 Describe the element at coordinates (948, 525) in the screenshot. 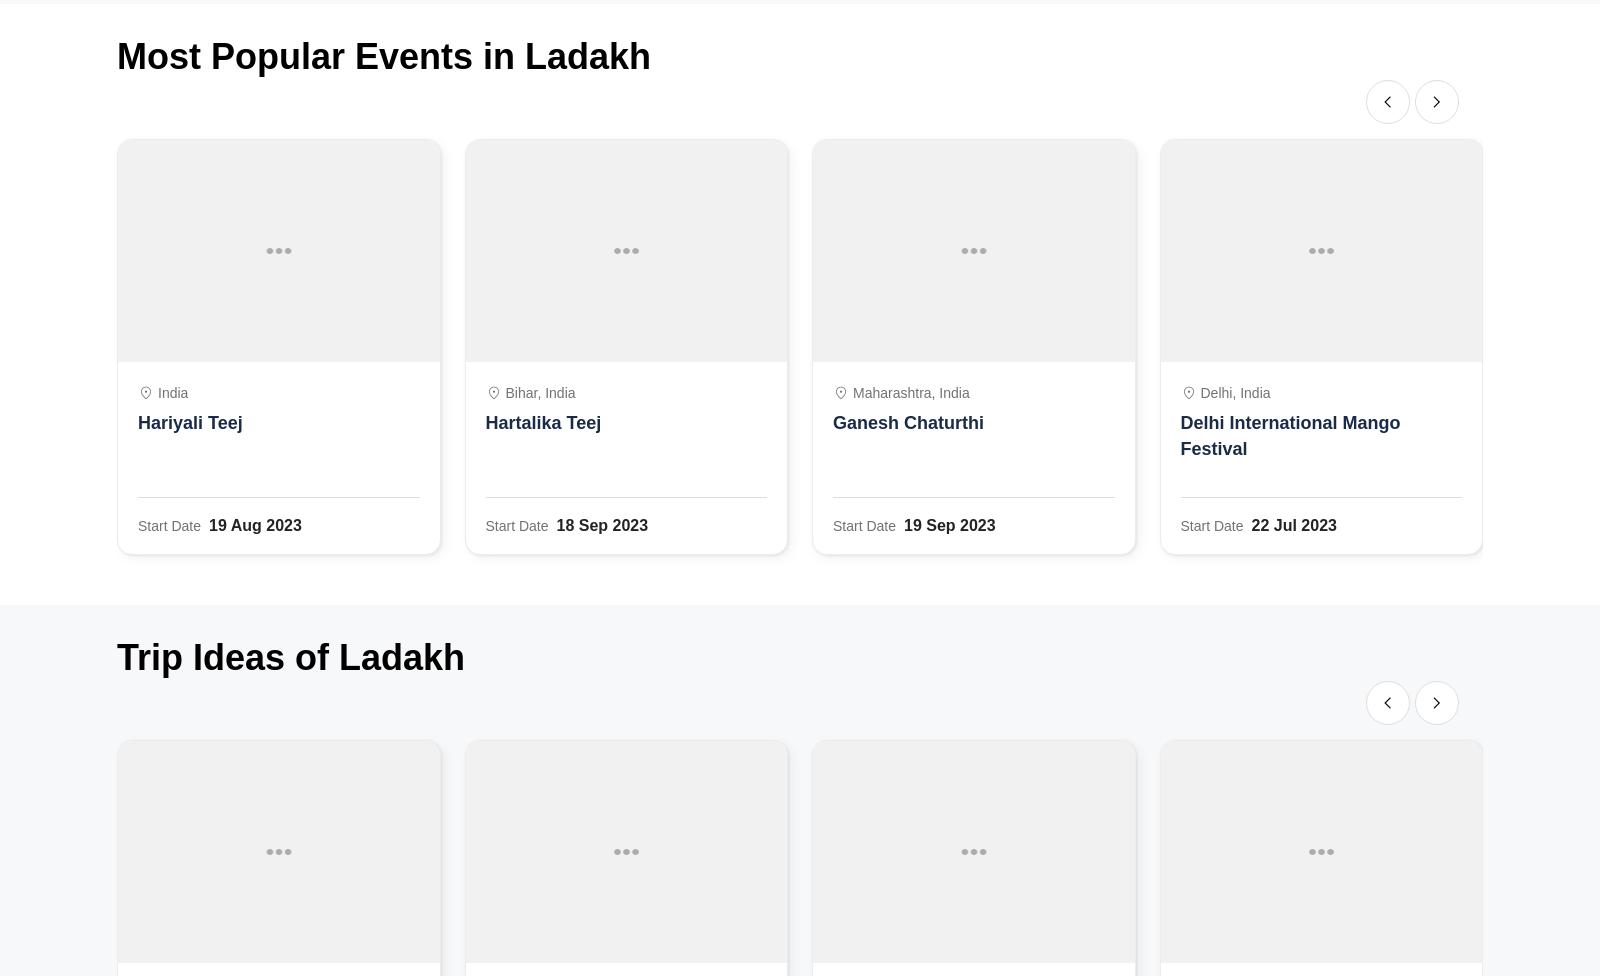

I see `'19 Sep 2023'` at that location.